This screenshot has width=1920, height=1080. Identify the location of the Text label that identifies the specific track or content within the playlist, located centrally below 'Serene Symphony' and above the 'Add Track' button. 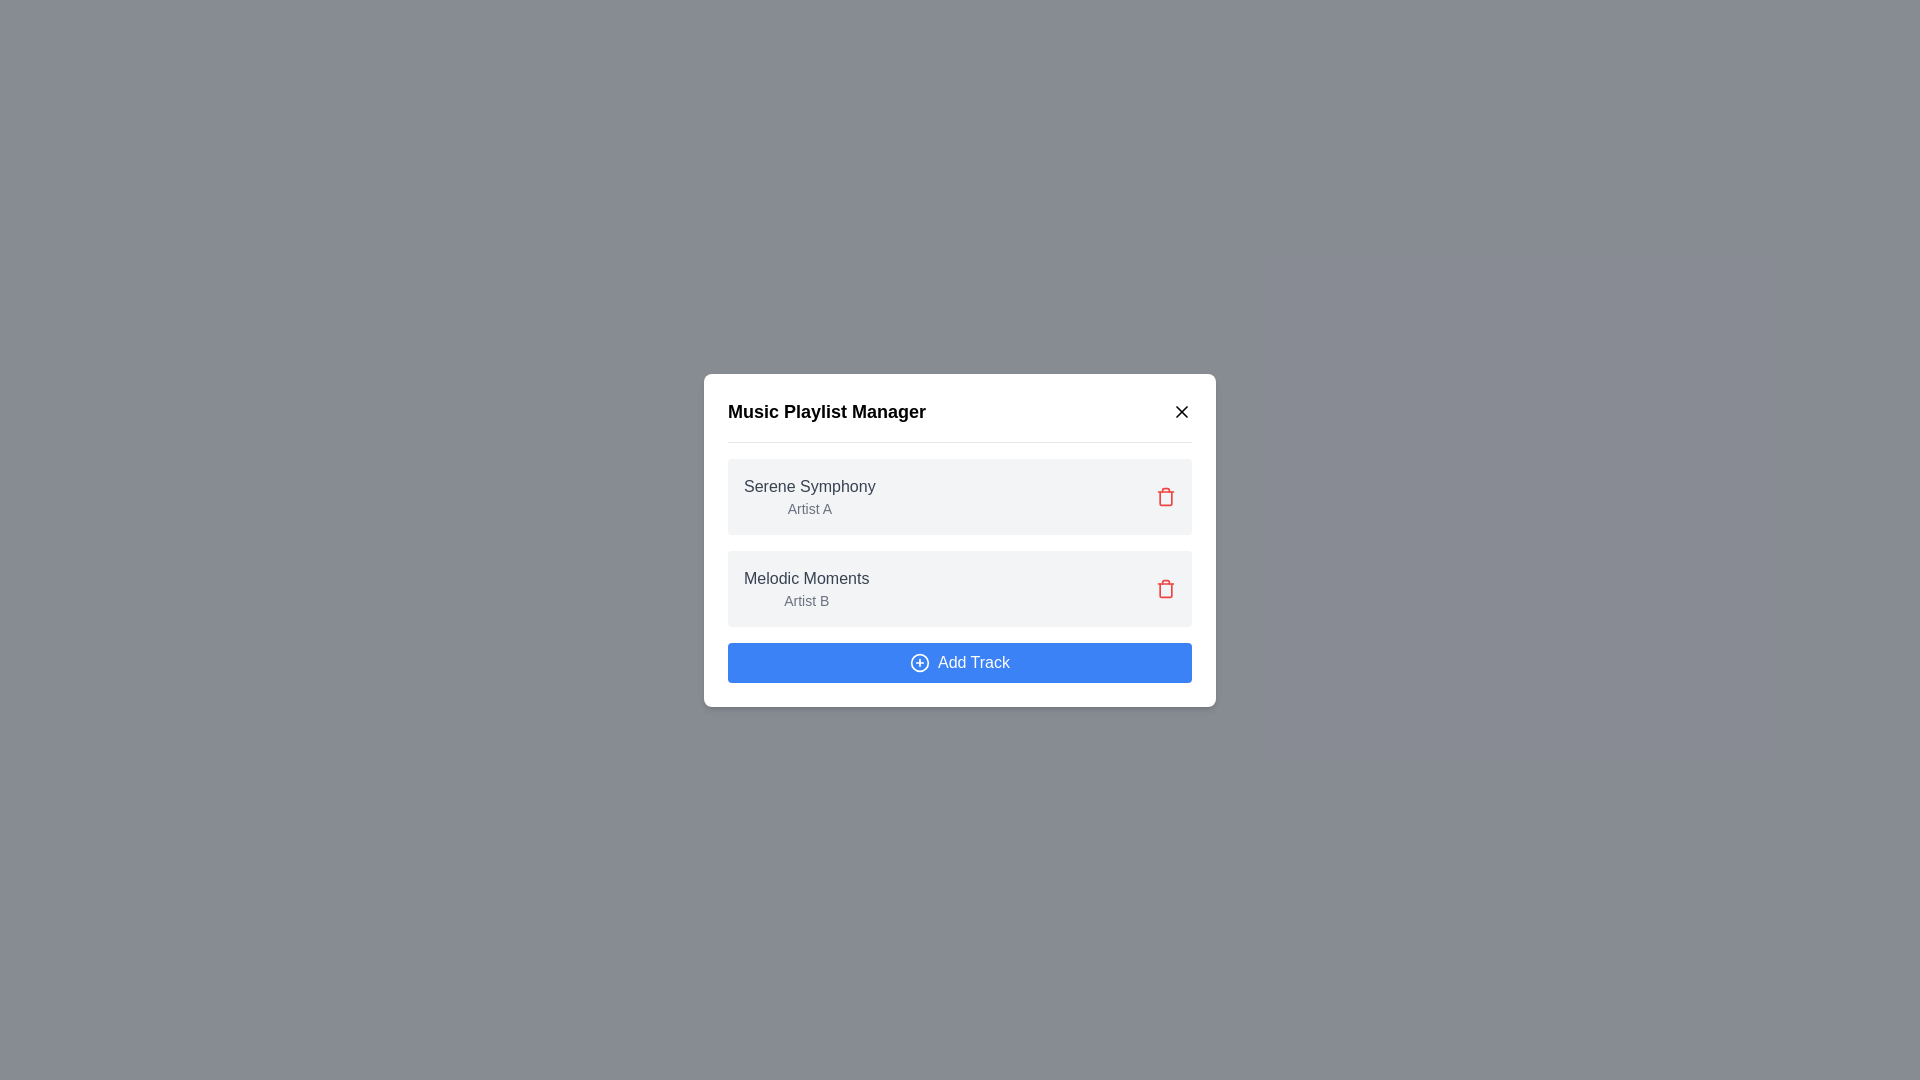
(806, 578).